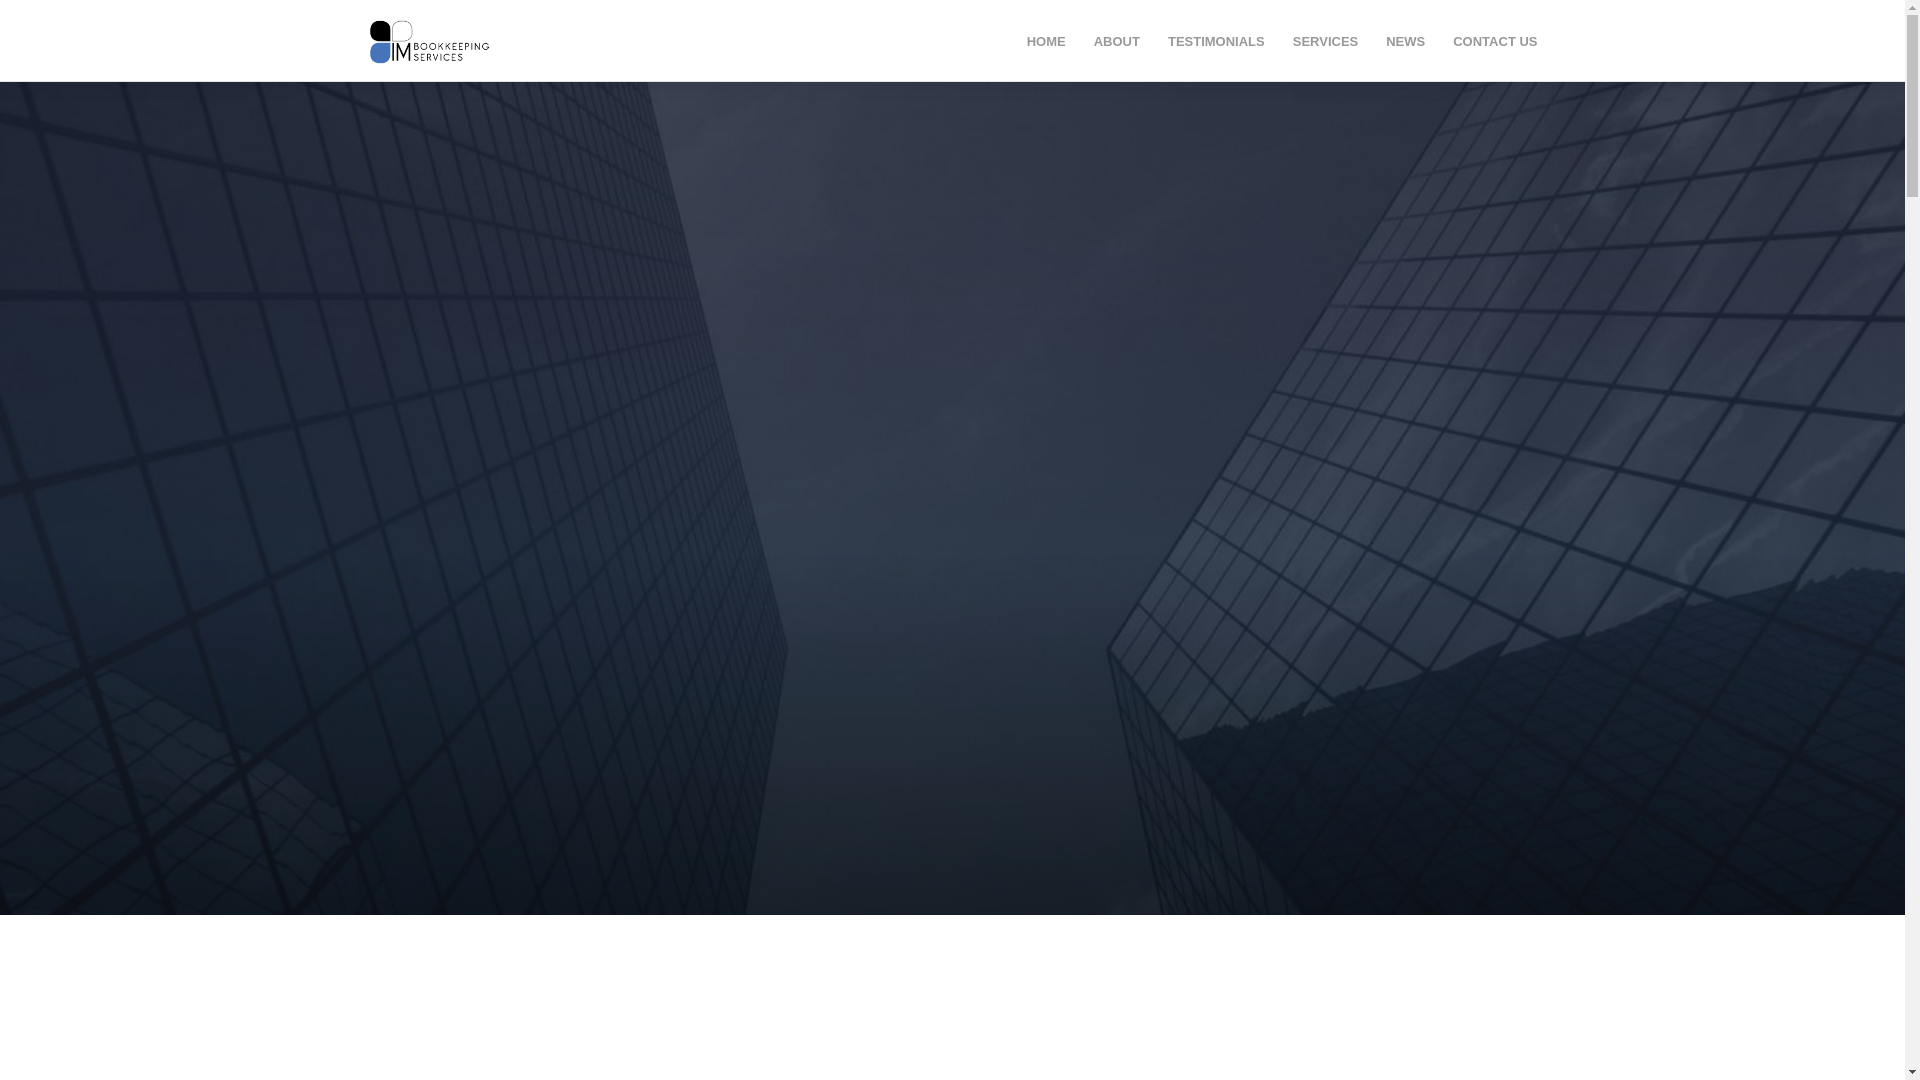  What do you see at coordinates (1215, 41) in the screenshot?
I see `'TESTIMONIALS'` at bounding box center [1215, 41].